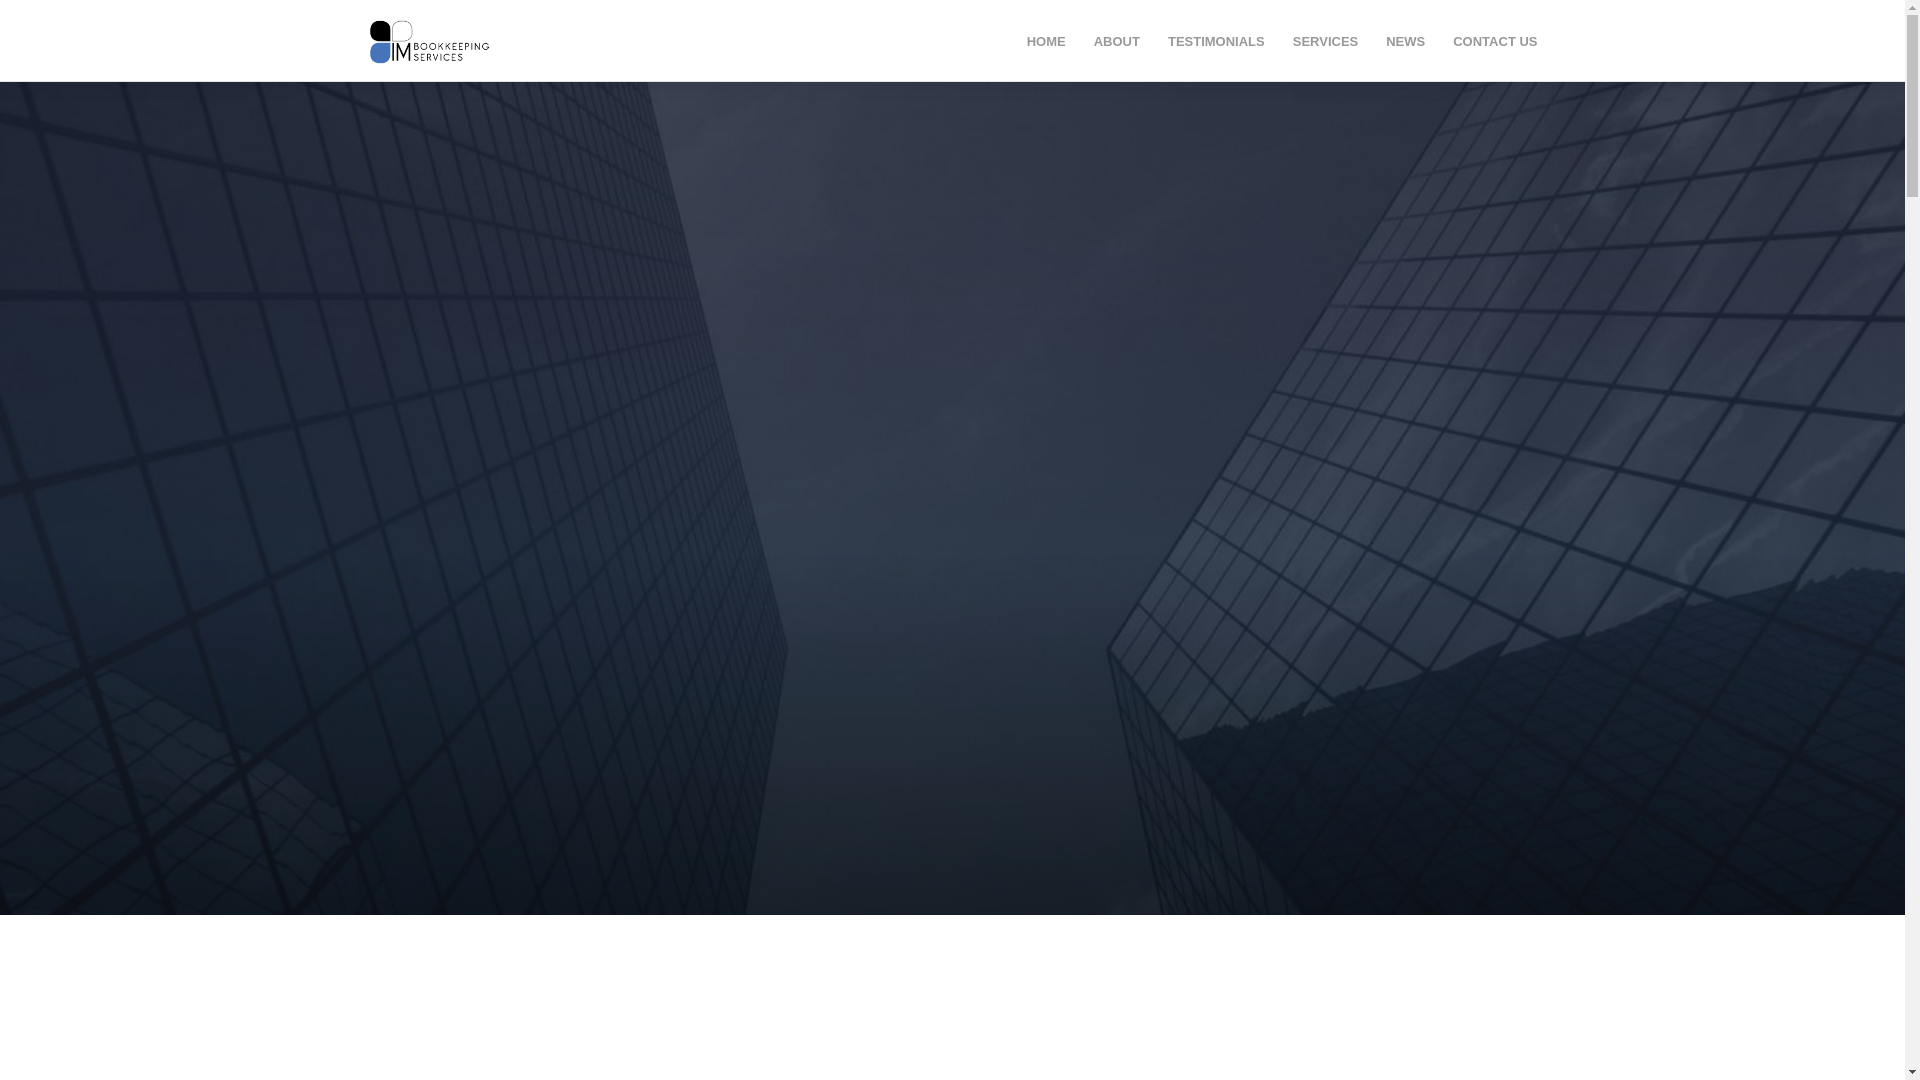  What do you see at coordinates (1215, 41) in the screenshot?
I see `'TESTIMONIALS'` at bounding box center [1215, 41].